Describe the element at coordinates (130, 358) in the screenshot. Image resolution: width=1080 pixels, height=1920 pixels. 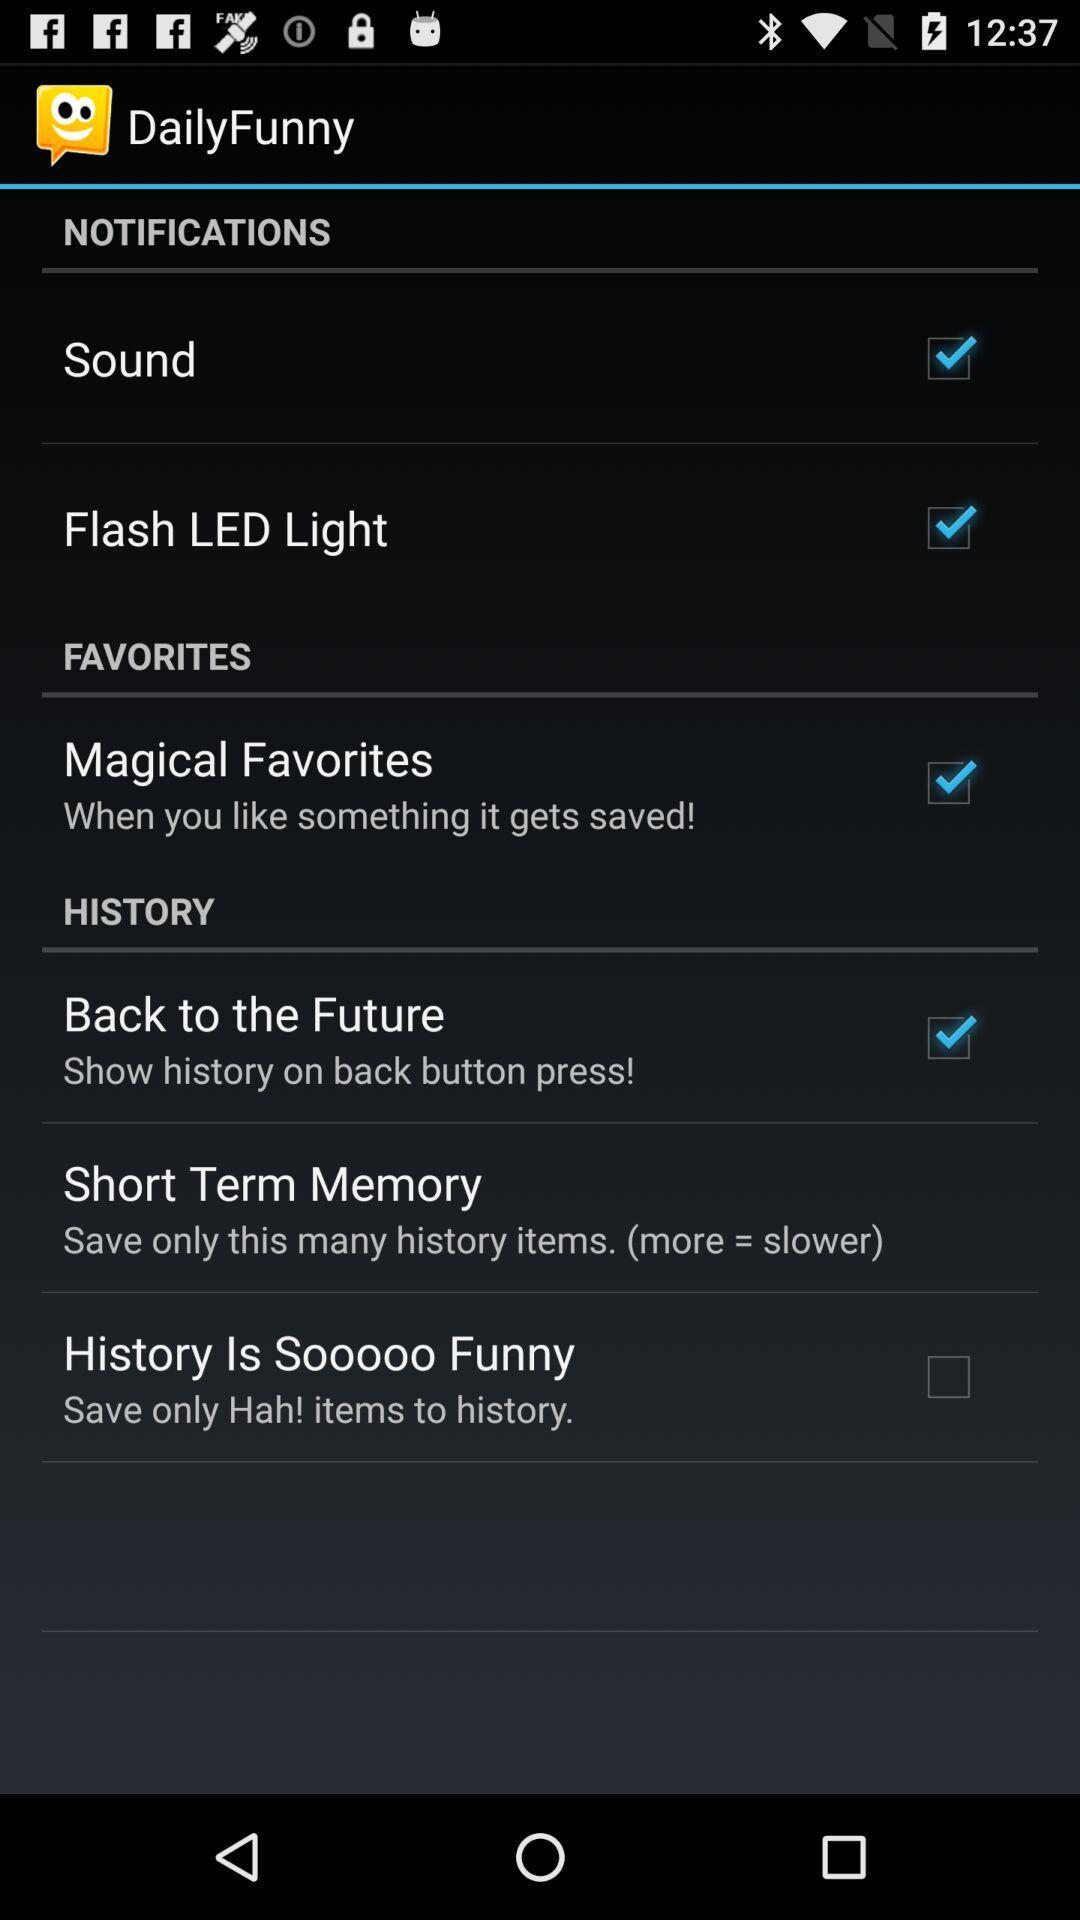
I see `item above flash led light icon` at that location.